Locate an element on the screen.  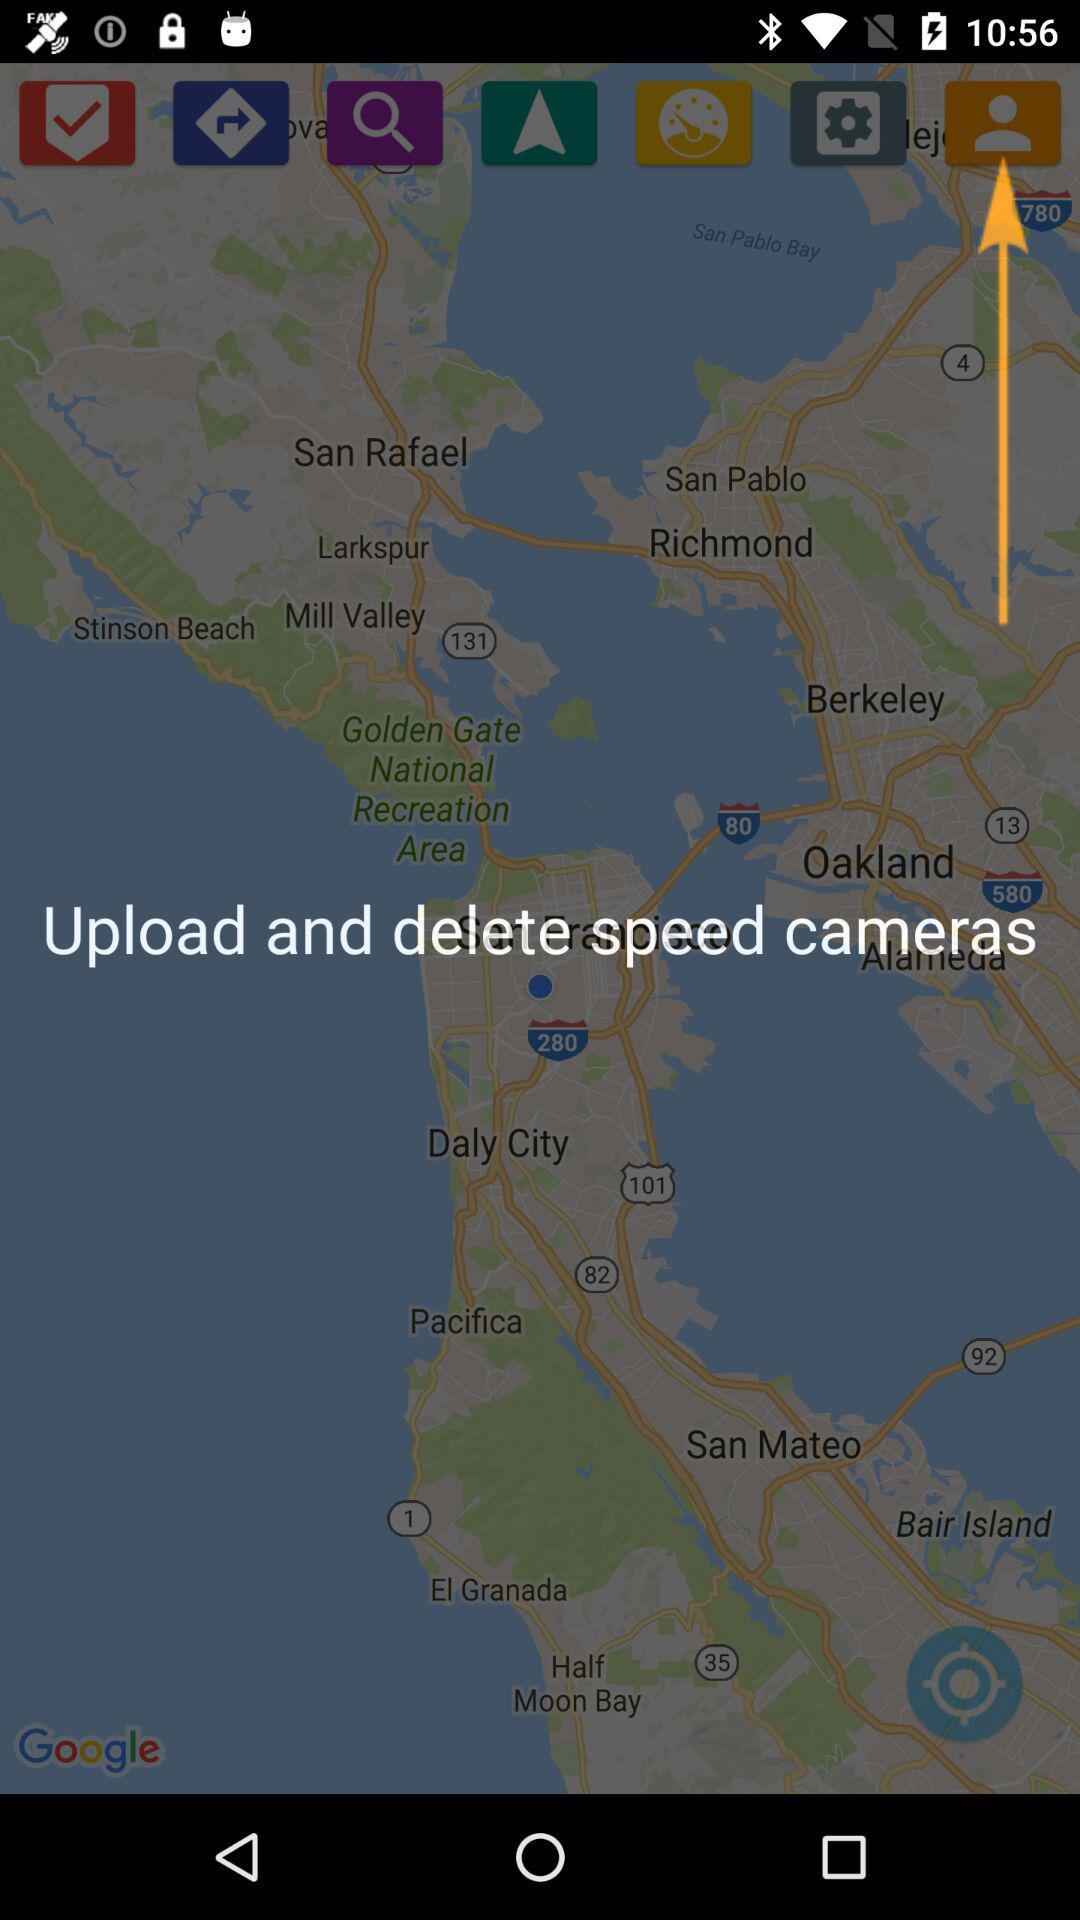
the location_crosshair icon is located at coordinates (963, 1693).